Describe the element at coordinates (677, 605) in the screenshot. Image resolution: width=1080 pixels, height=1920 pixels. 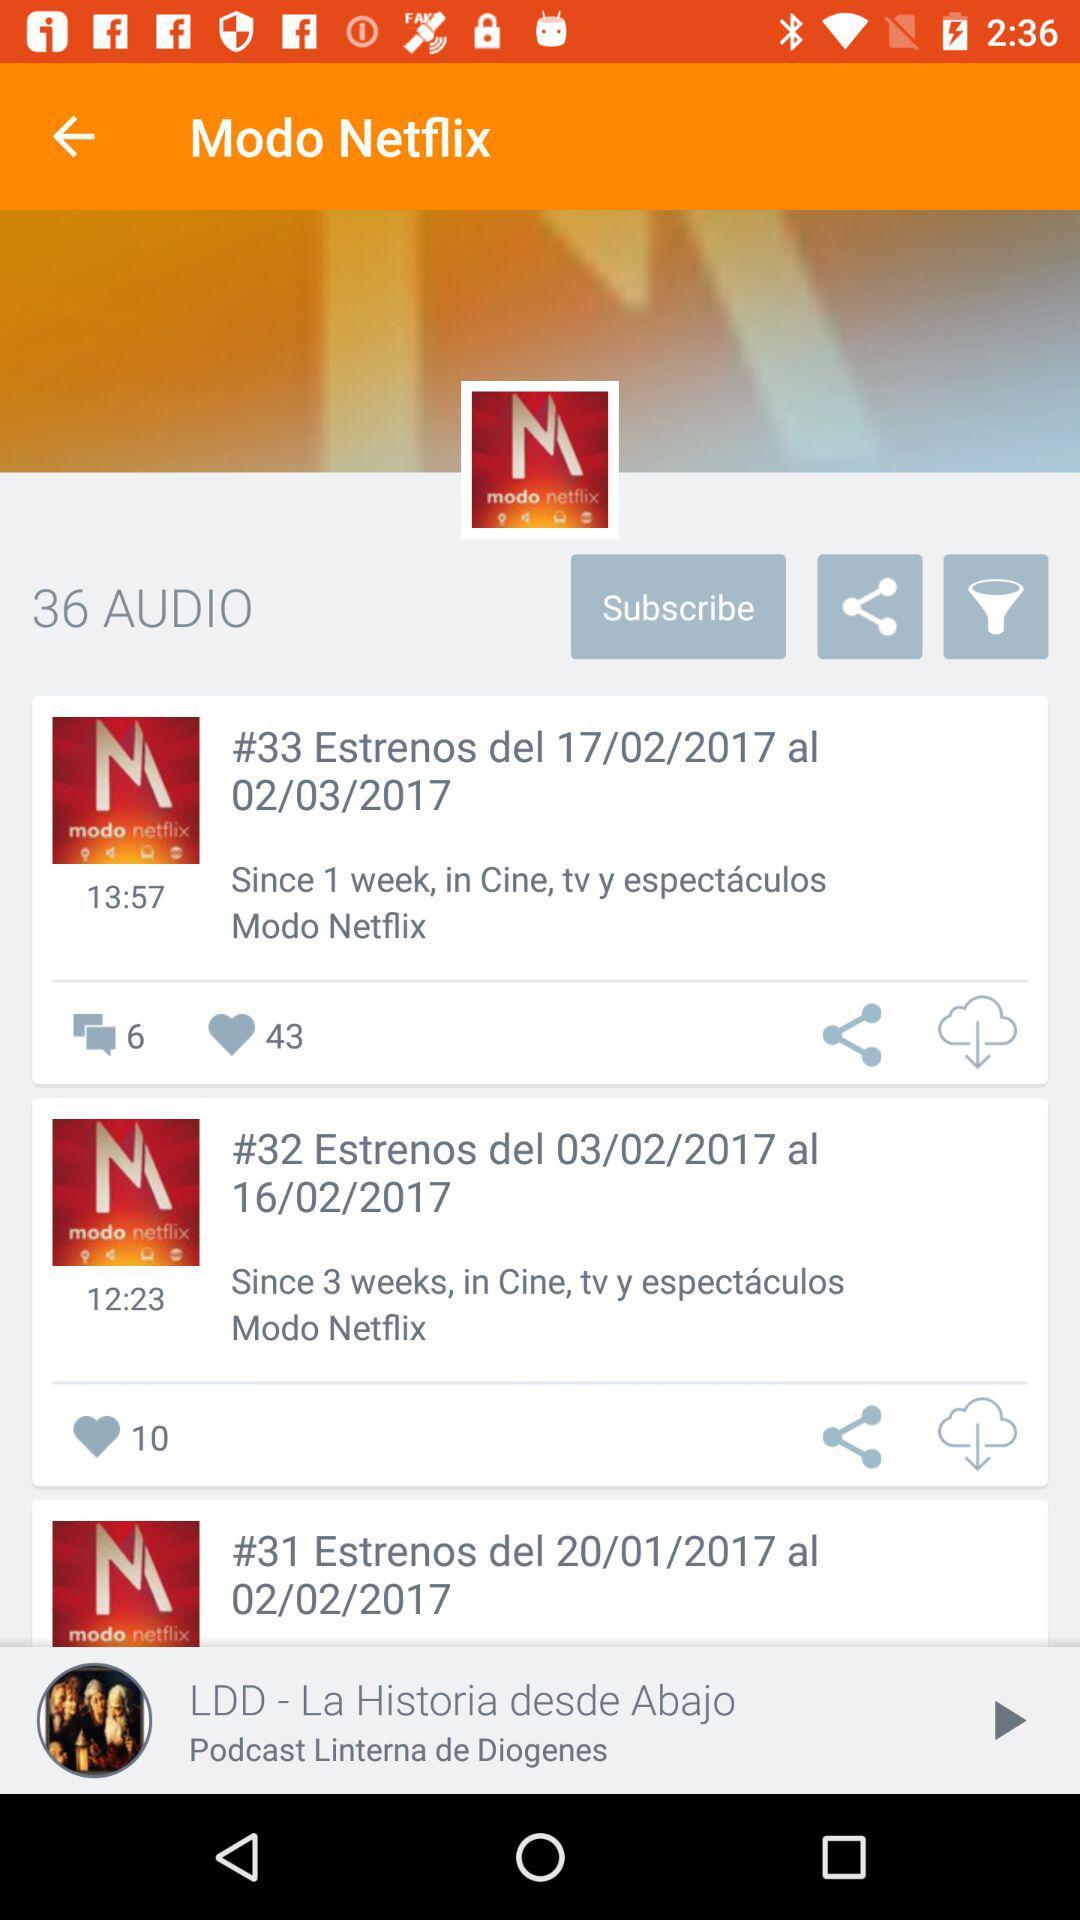
I see `the subscribe item` at that location.